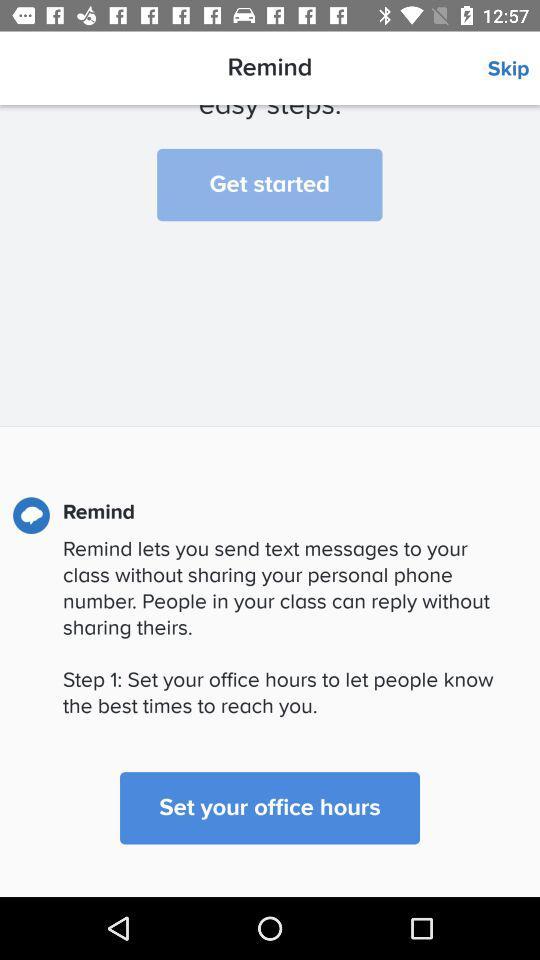 This screenshot has height=960, width=540. Describe the element at coordinates (269, 185) in the screenshot. I see `the item below we ll help item` at that location.